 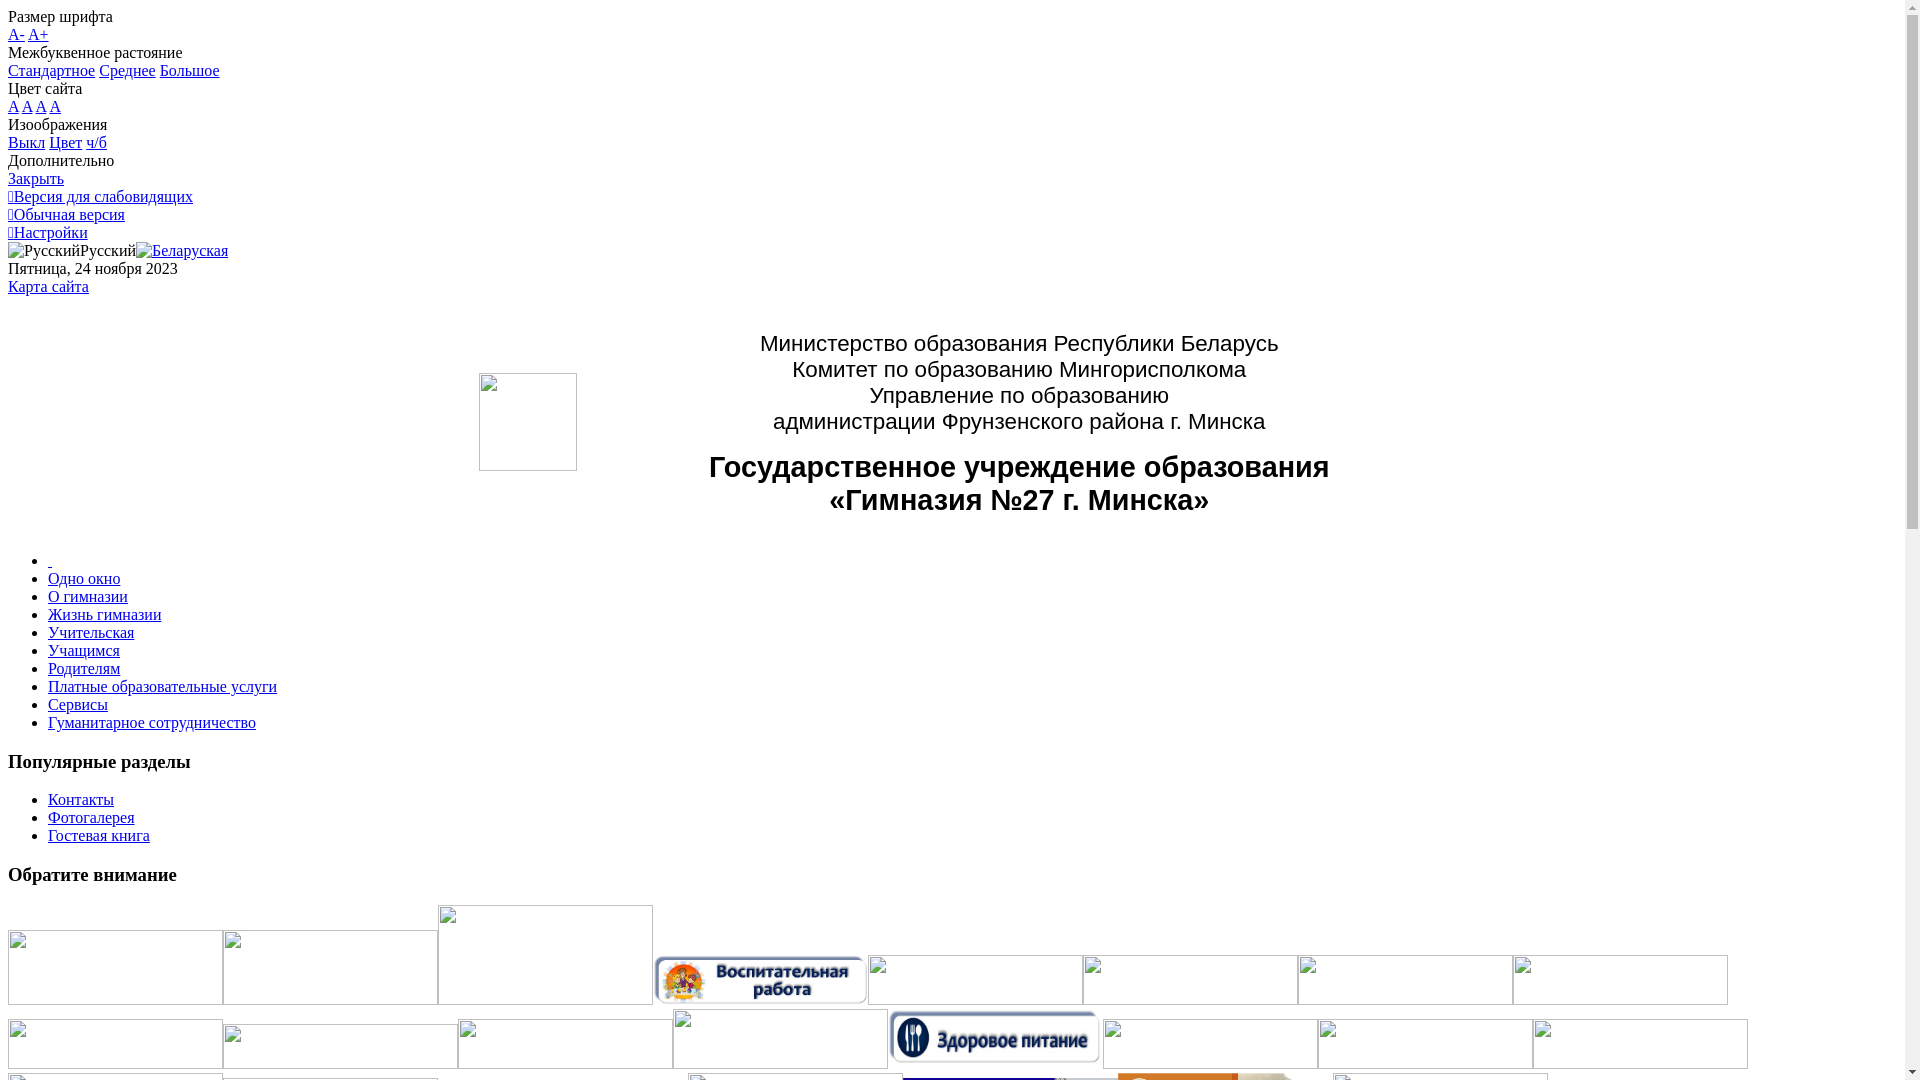 What do you see at coordinates (38, 34) in the screenshot?
I see `'A+'` at bounding box center [38, 34].